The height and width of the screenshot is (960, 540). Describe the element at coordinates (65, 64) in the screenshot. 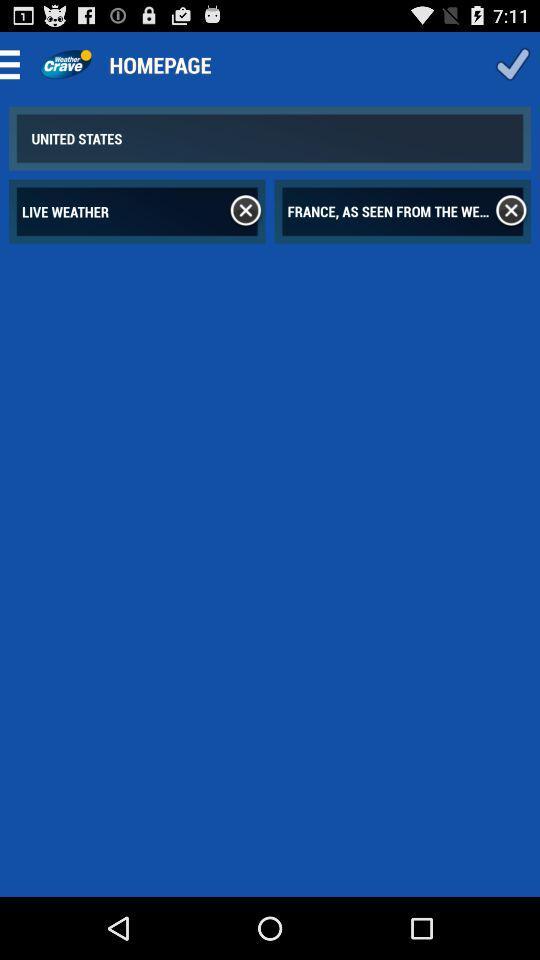

I see `item to the left of the homepage icon` at that location.